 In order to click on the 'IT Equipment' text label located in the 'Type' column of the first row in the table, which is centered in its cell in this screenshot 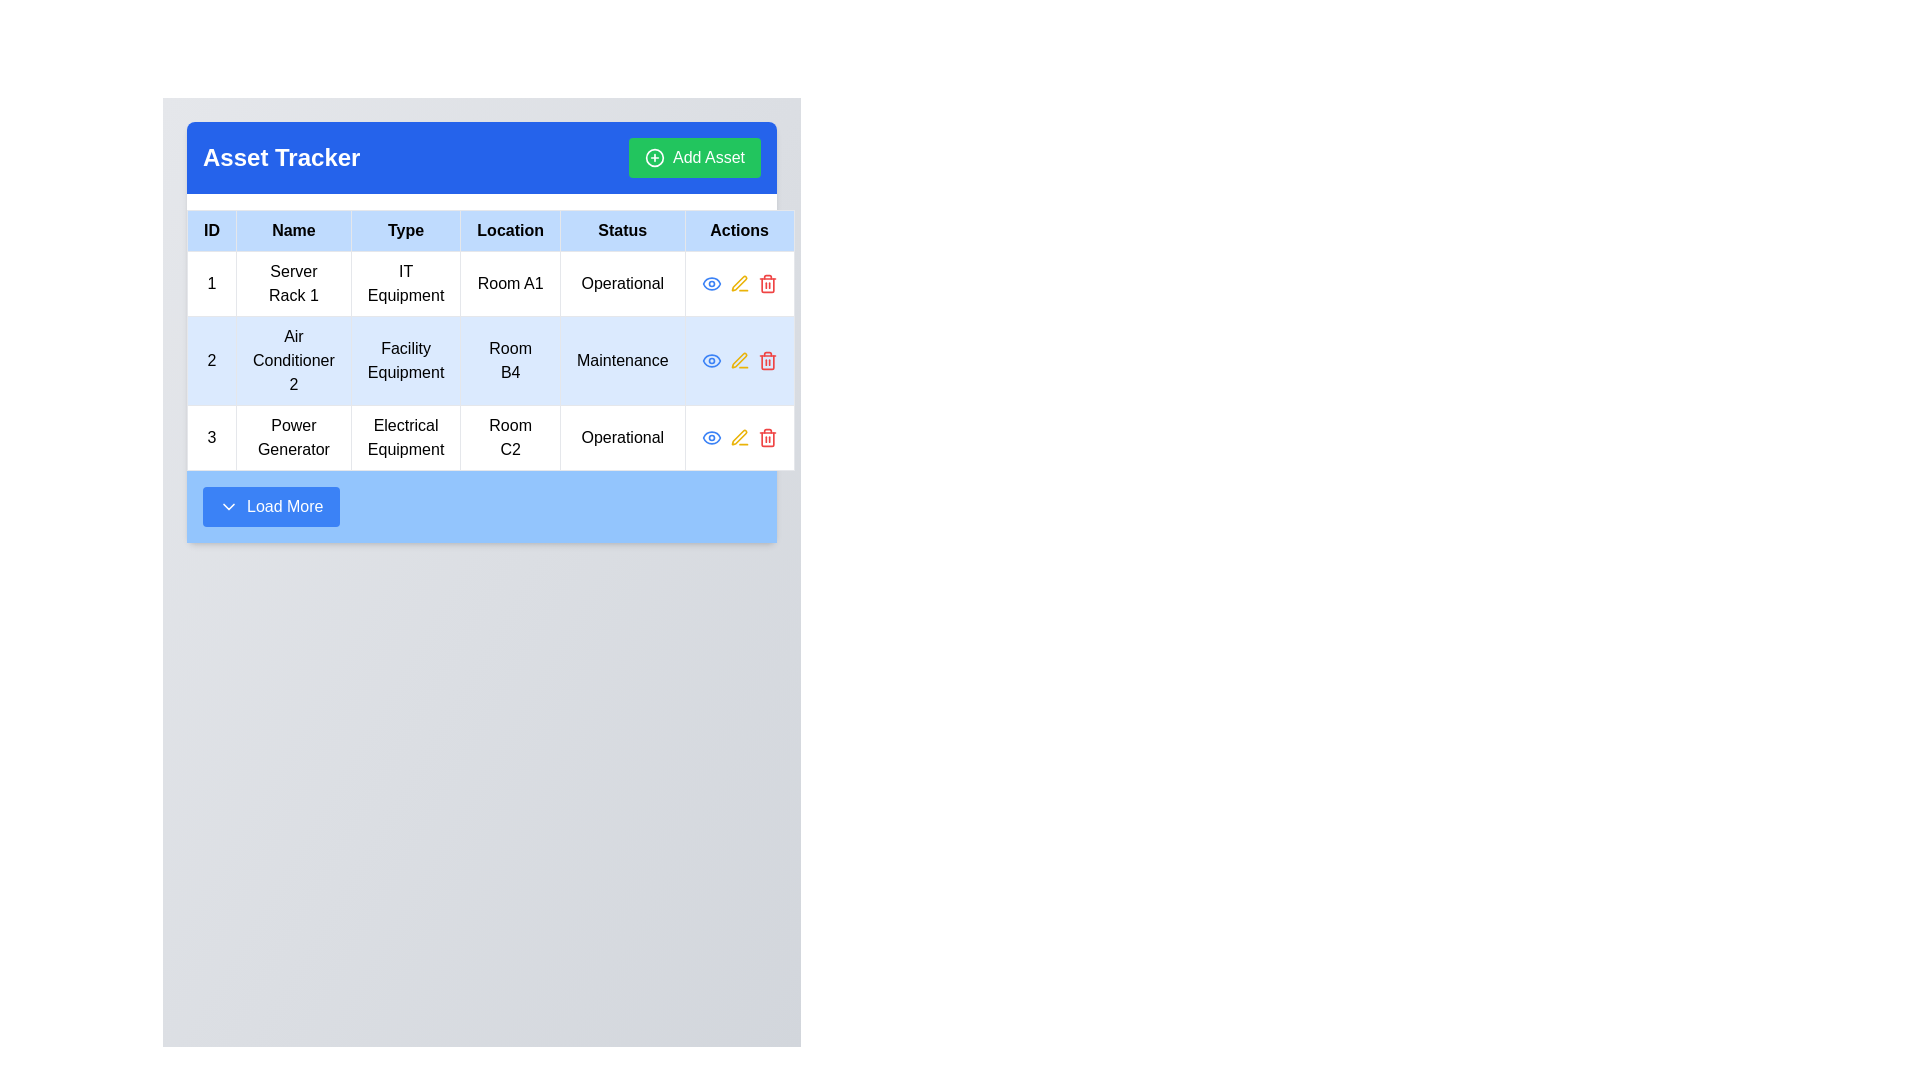, I will do `click(405, 284)`.